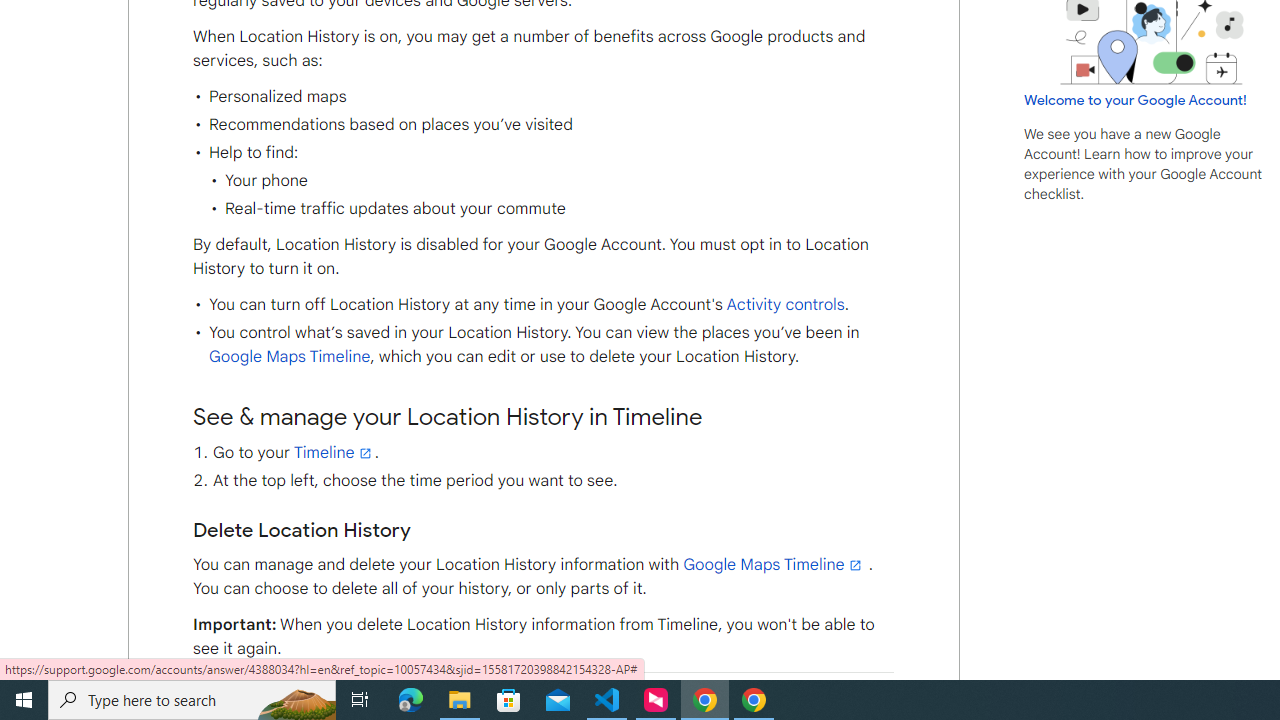 This screenshot has width=1280, height=720. I want to click on 'Welcome to your Google Account!', so click(1135, 99).